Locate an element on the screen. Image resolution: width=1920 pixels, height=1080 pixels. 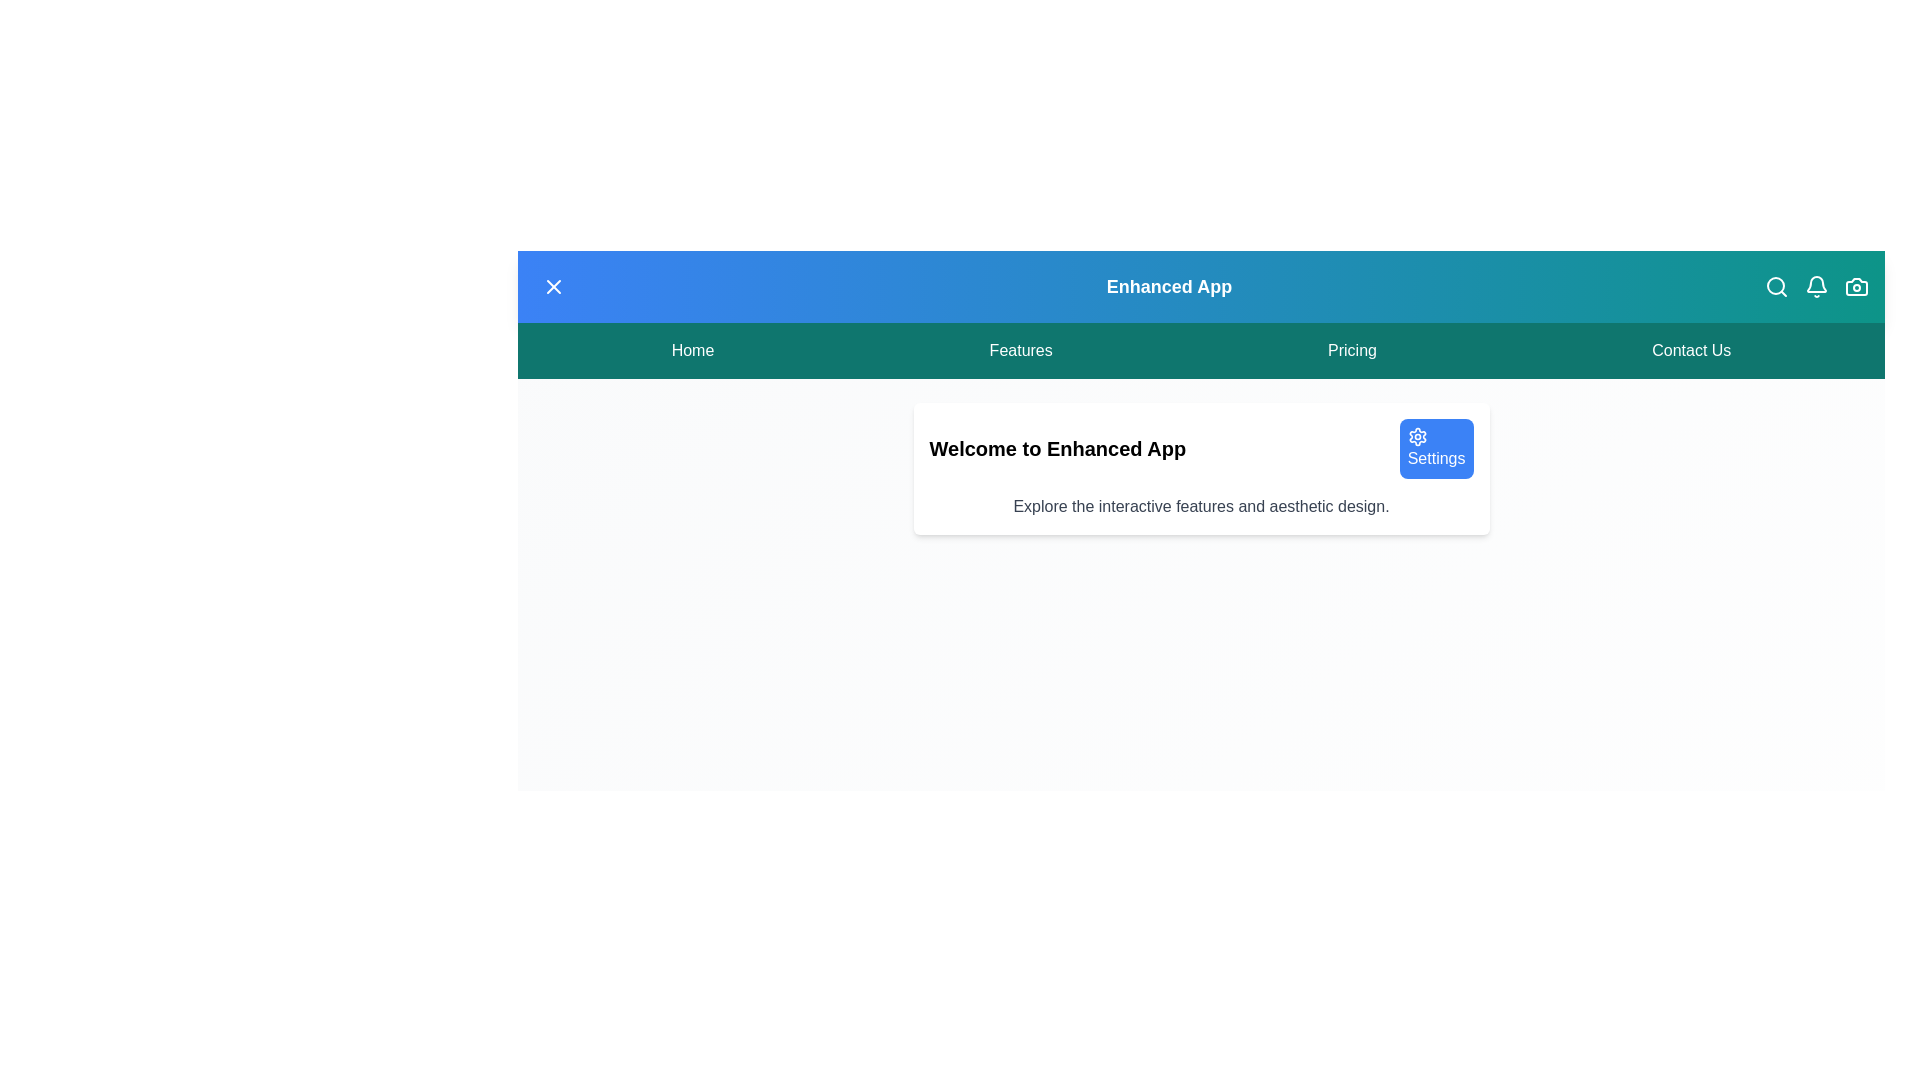
the menu item Home from the menu bar is located at coordinates (692, 350).